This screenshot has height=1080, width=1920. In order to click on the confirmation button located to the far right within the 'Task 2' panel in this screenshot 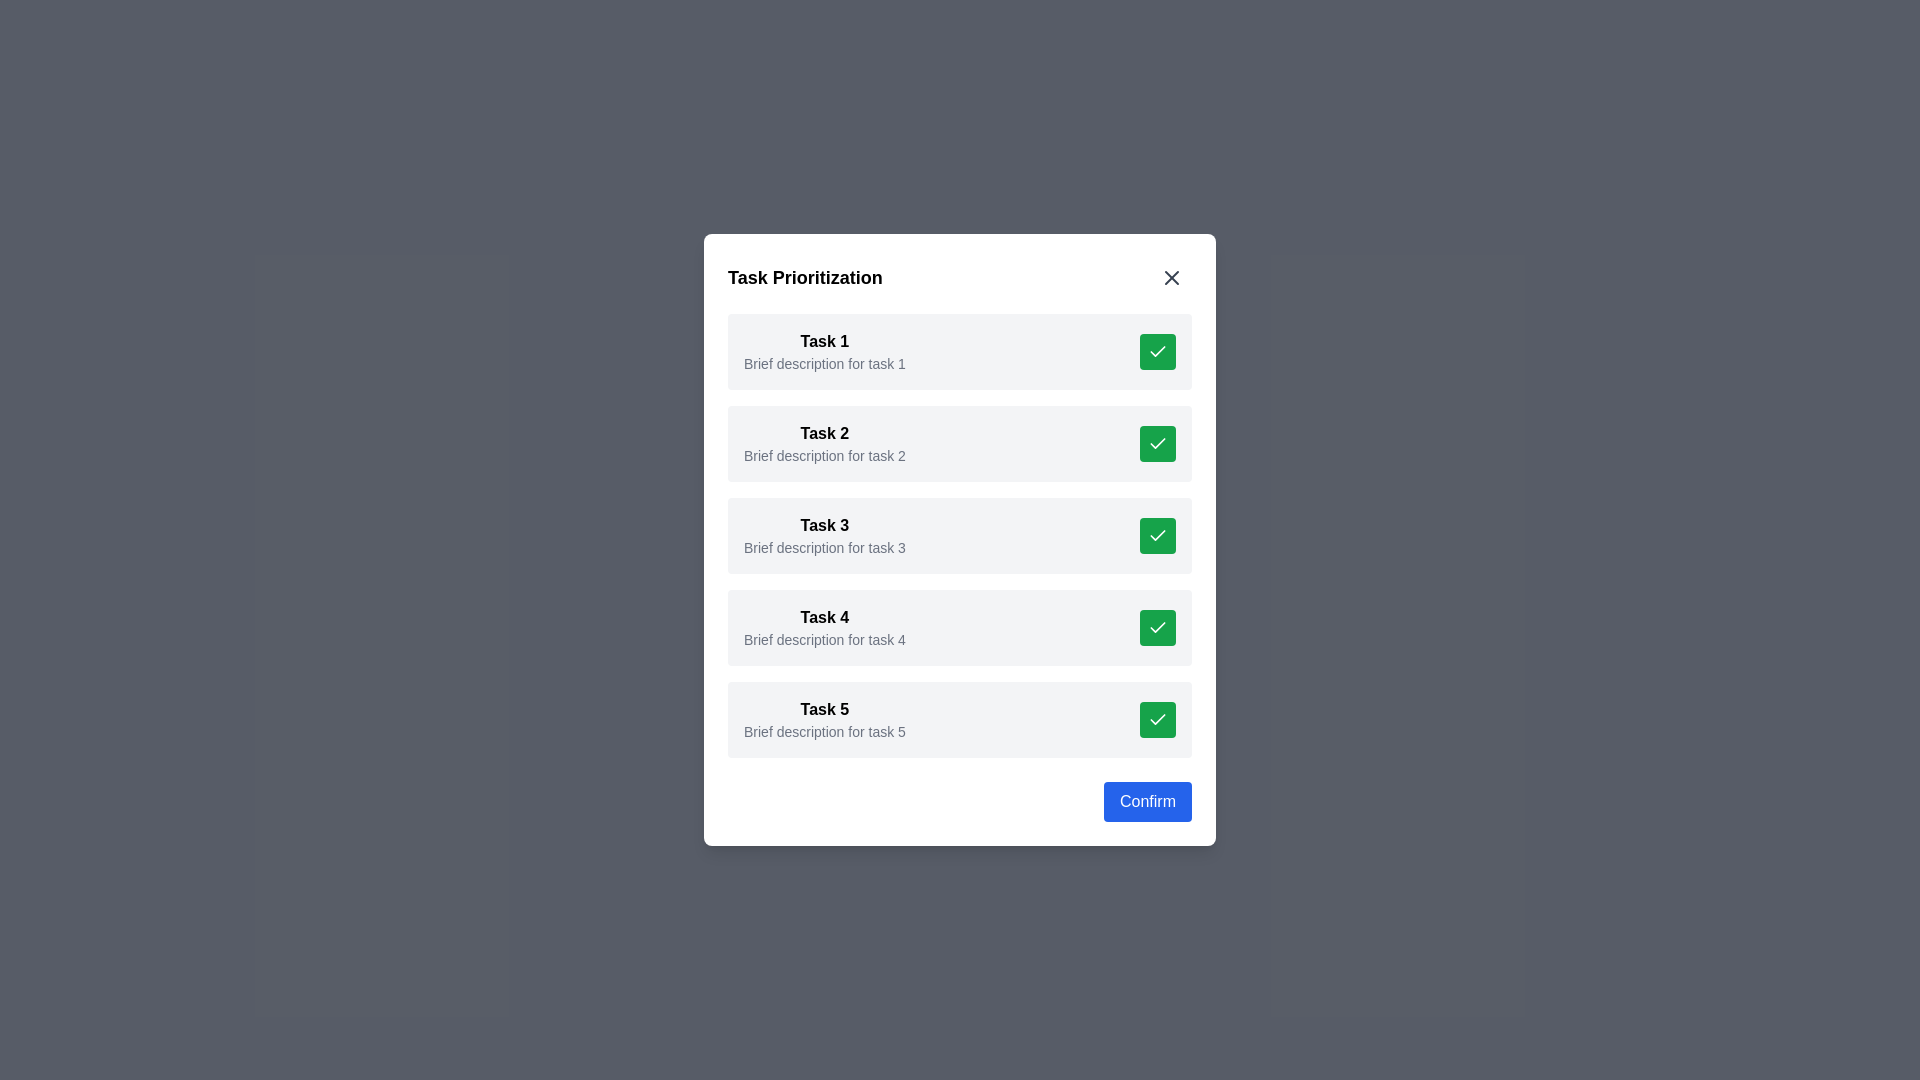, I will do `click(1157, 442)`.